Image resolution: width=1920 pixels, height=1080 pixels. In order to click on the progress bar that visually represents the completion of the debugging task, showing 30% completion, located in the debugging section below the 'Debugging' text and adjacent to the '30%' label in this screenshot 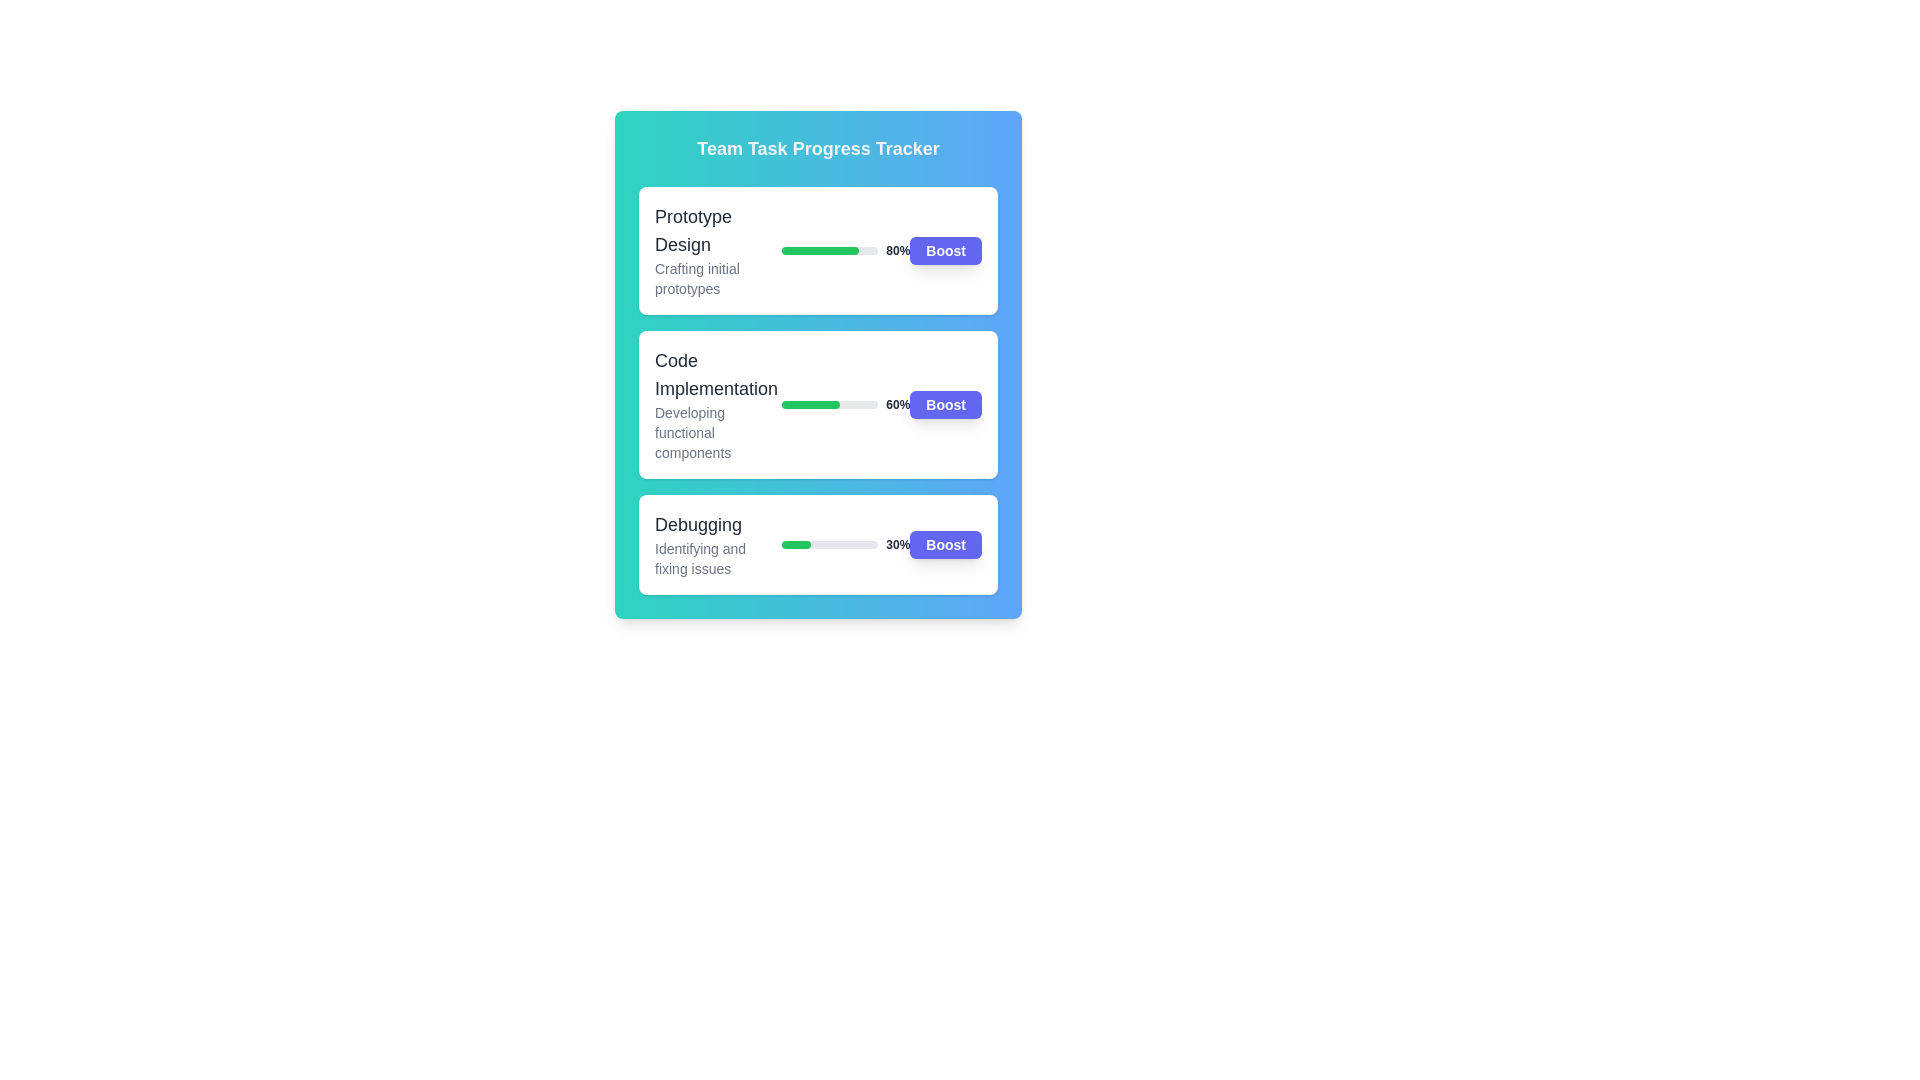, I will do `click(830, 544)`.